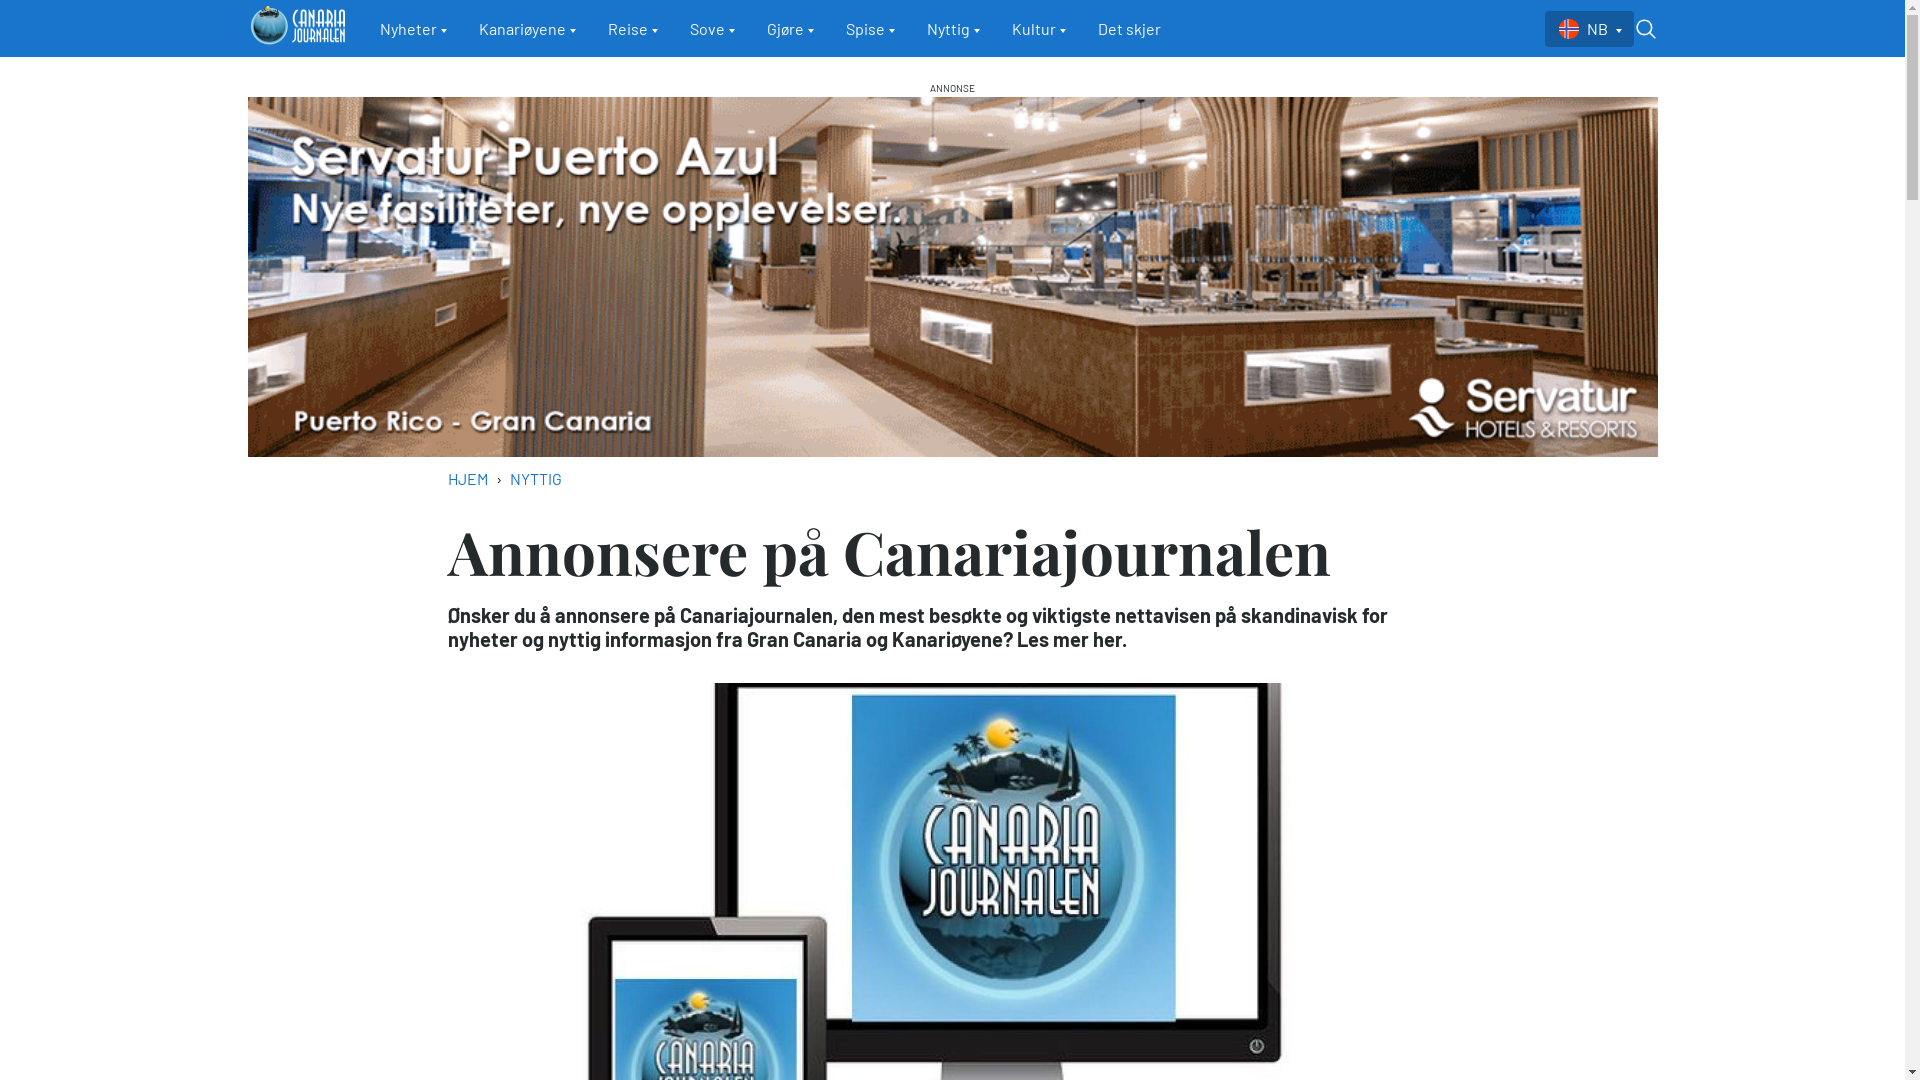 Image resolution: width=1920 pixels, height=1080 pixels. I want to click on 'Nyheter', so click(412, 29).